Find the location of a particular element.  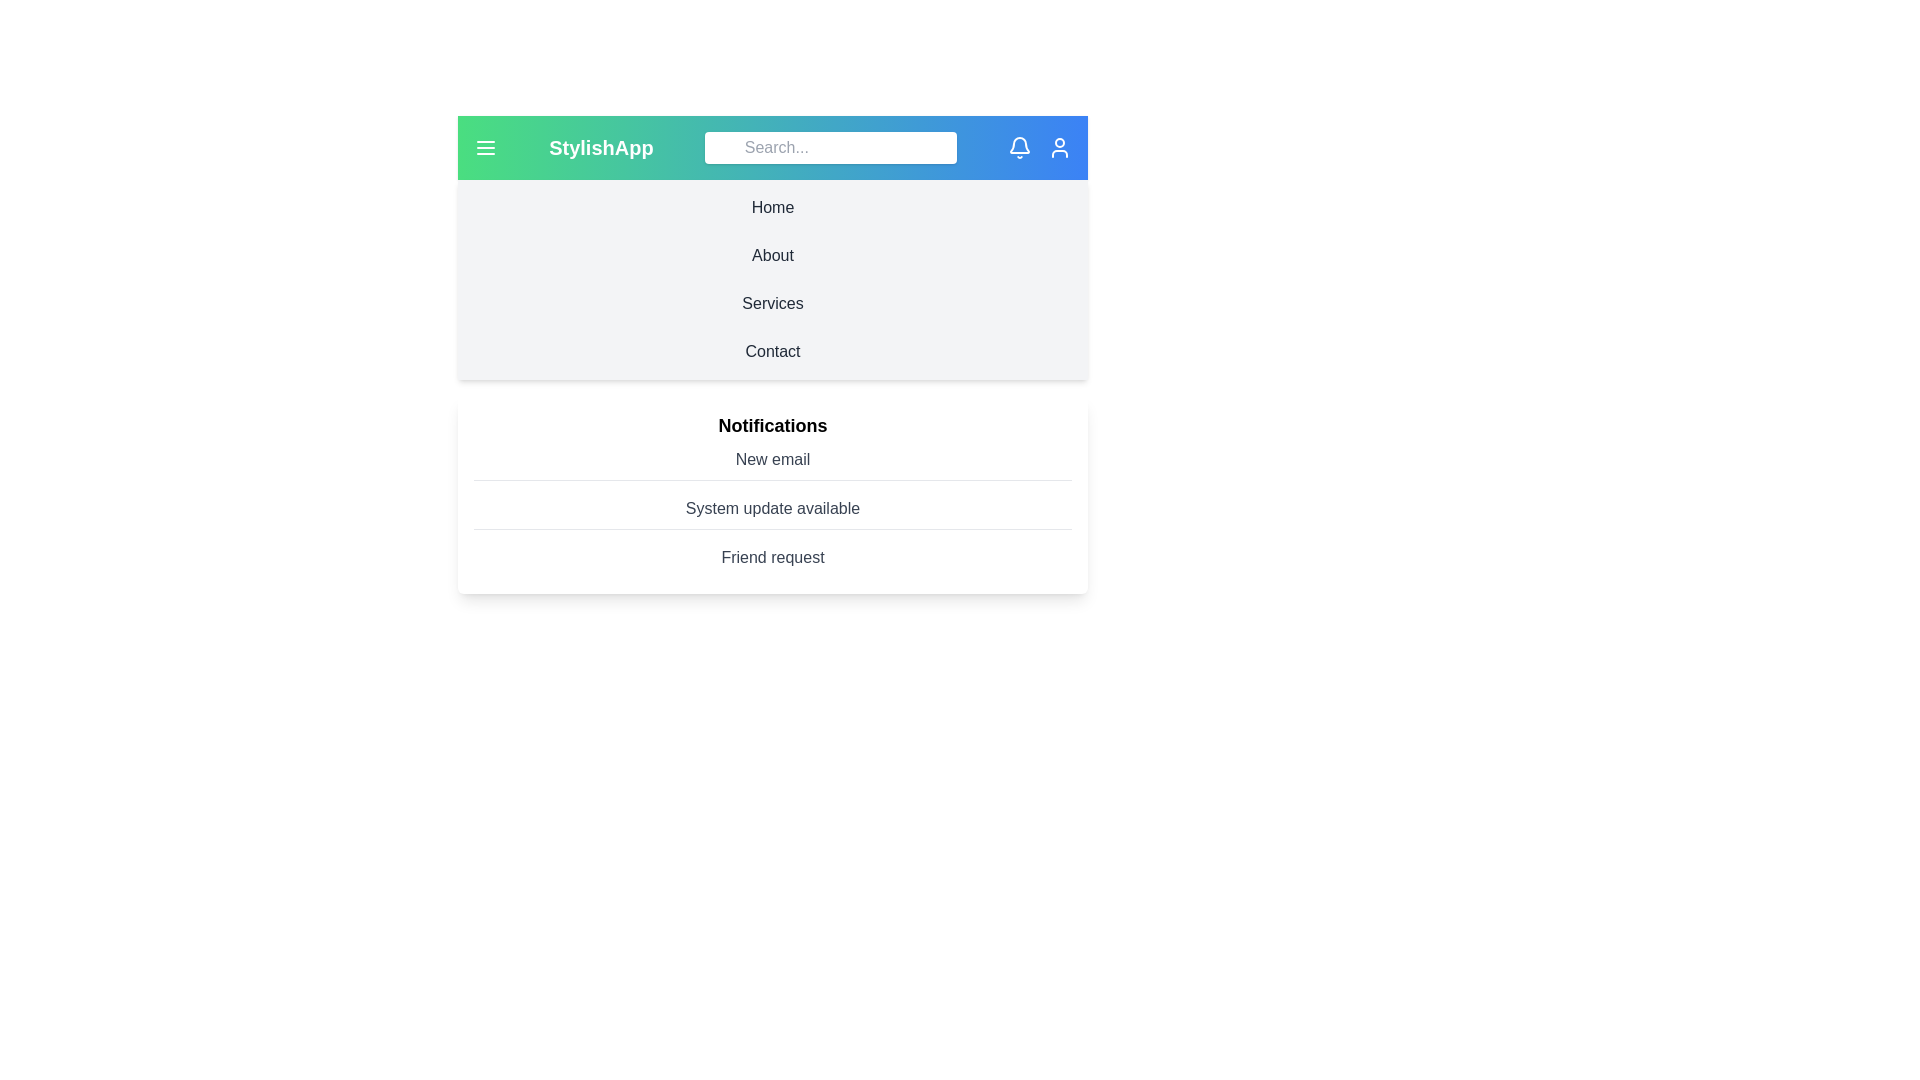

the bell icon to view notifications is located at coordinates (1019, 146).